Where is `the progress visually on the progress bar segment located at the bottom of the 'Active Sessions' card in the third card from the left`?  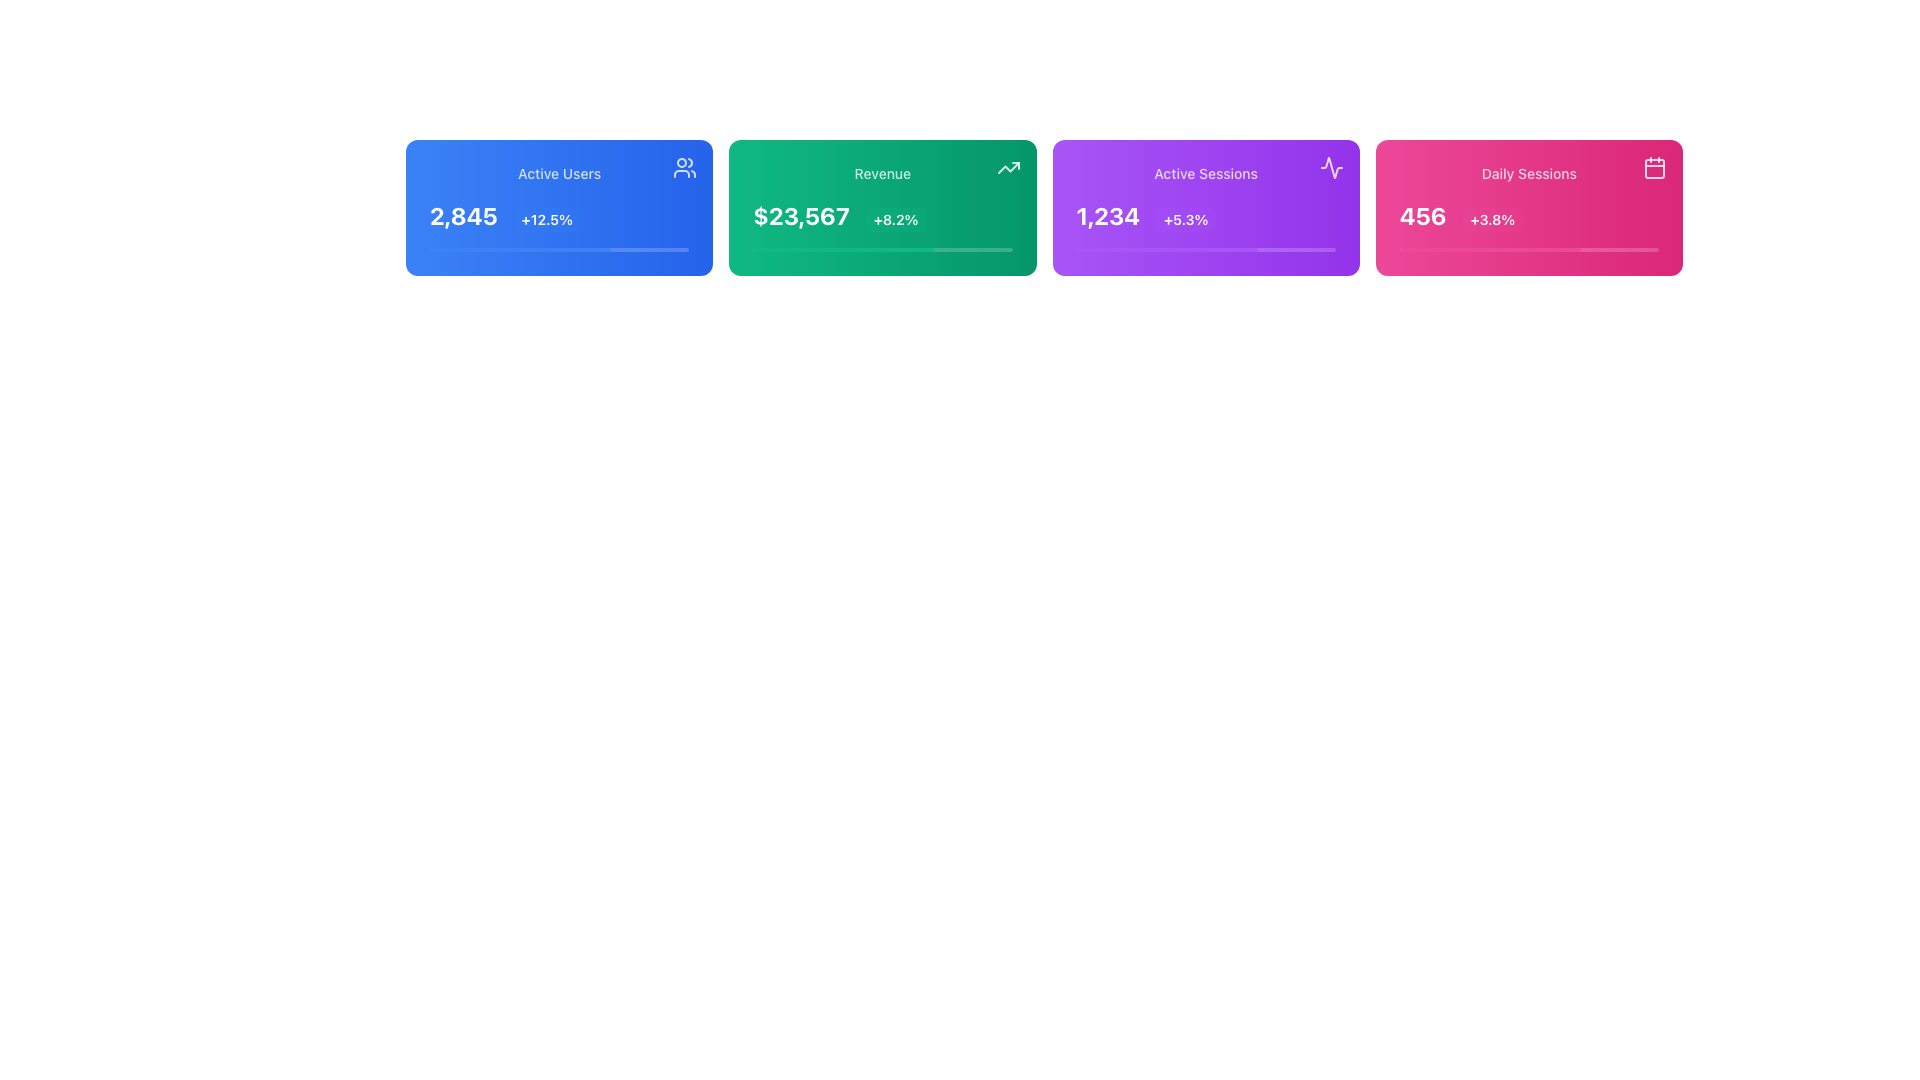
the progress visually on the progress bar segment located at the bottom of the 'Active Sessions' card in the third card from the left is located at coordinates (1167, 249).